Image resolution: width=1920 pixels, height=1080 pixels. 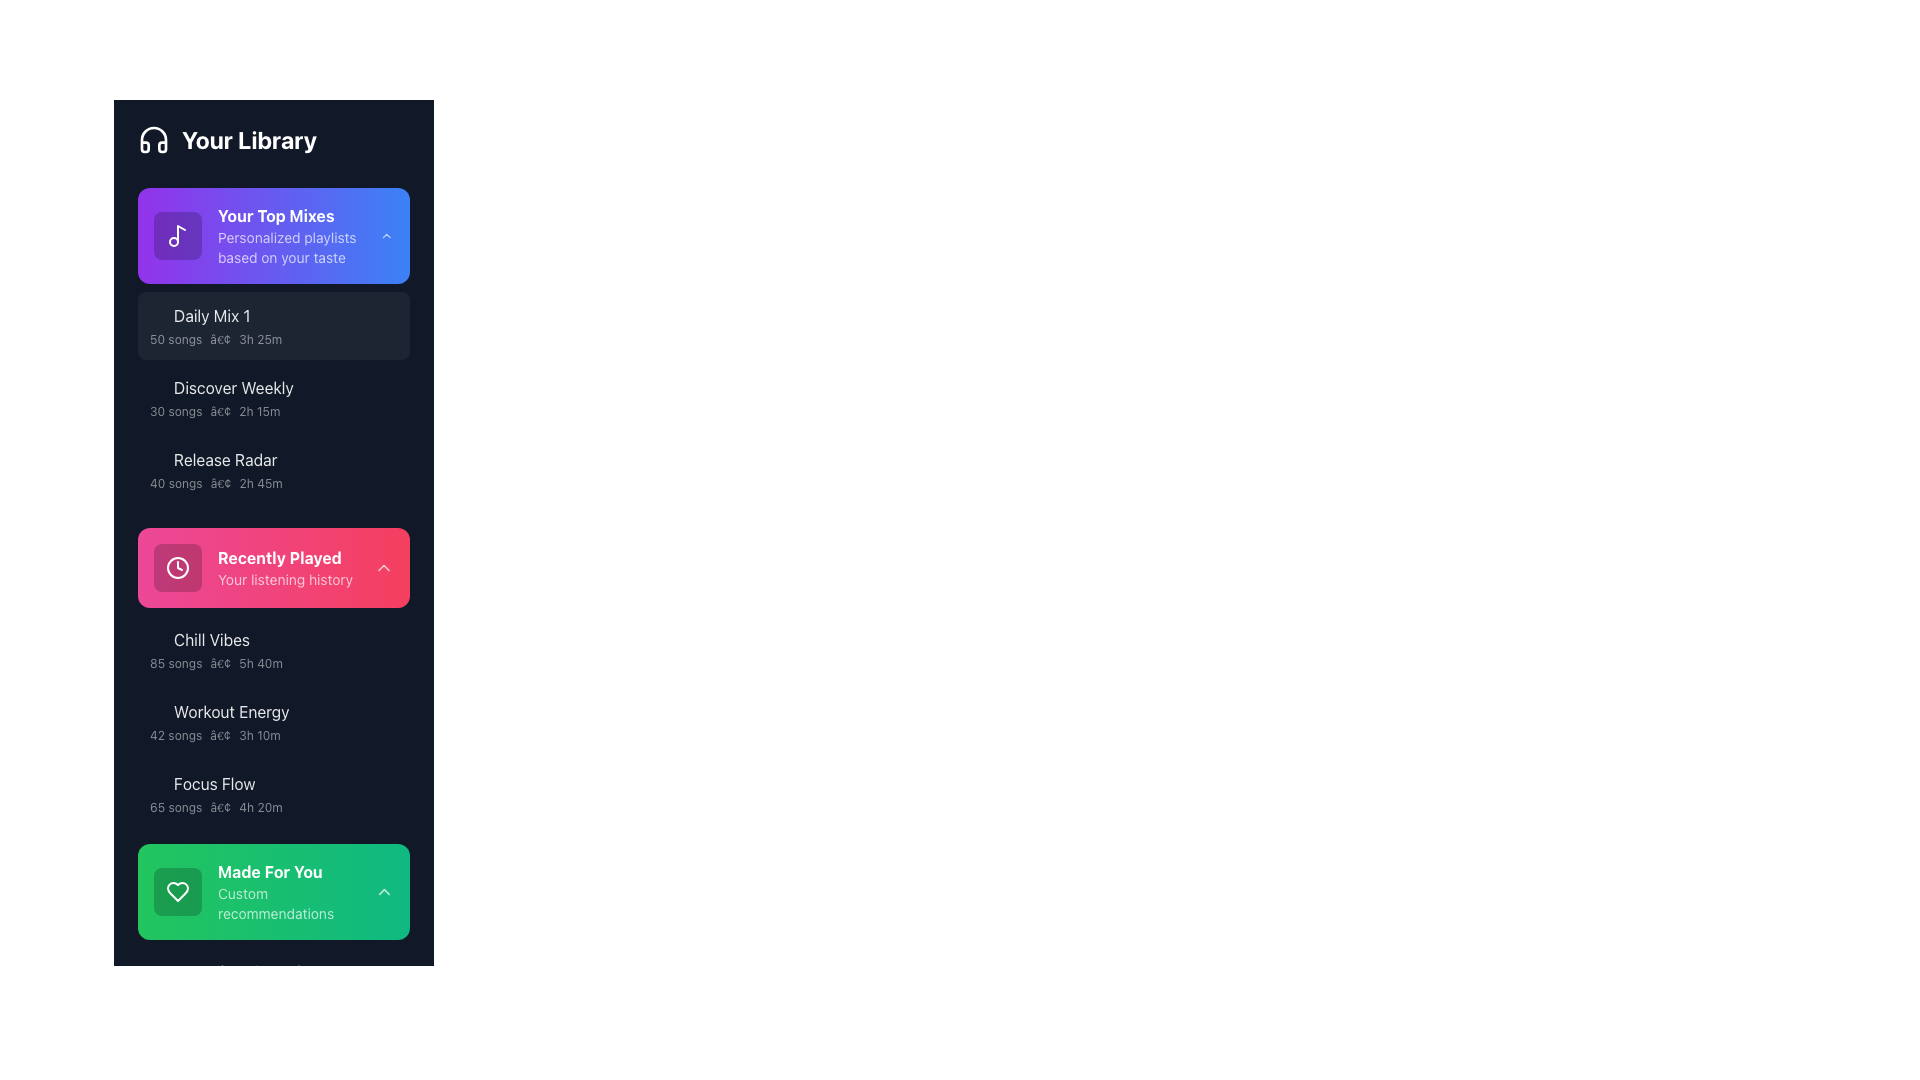 What do you see at coordinates (220, 663) in the screenshot?
I see `the bullet point ('•') element located between '85 songs' and '5h 40m' in the 'Chill Vibes' playlist section` at bounding box center [220, 663].